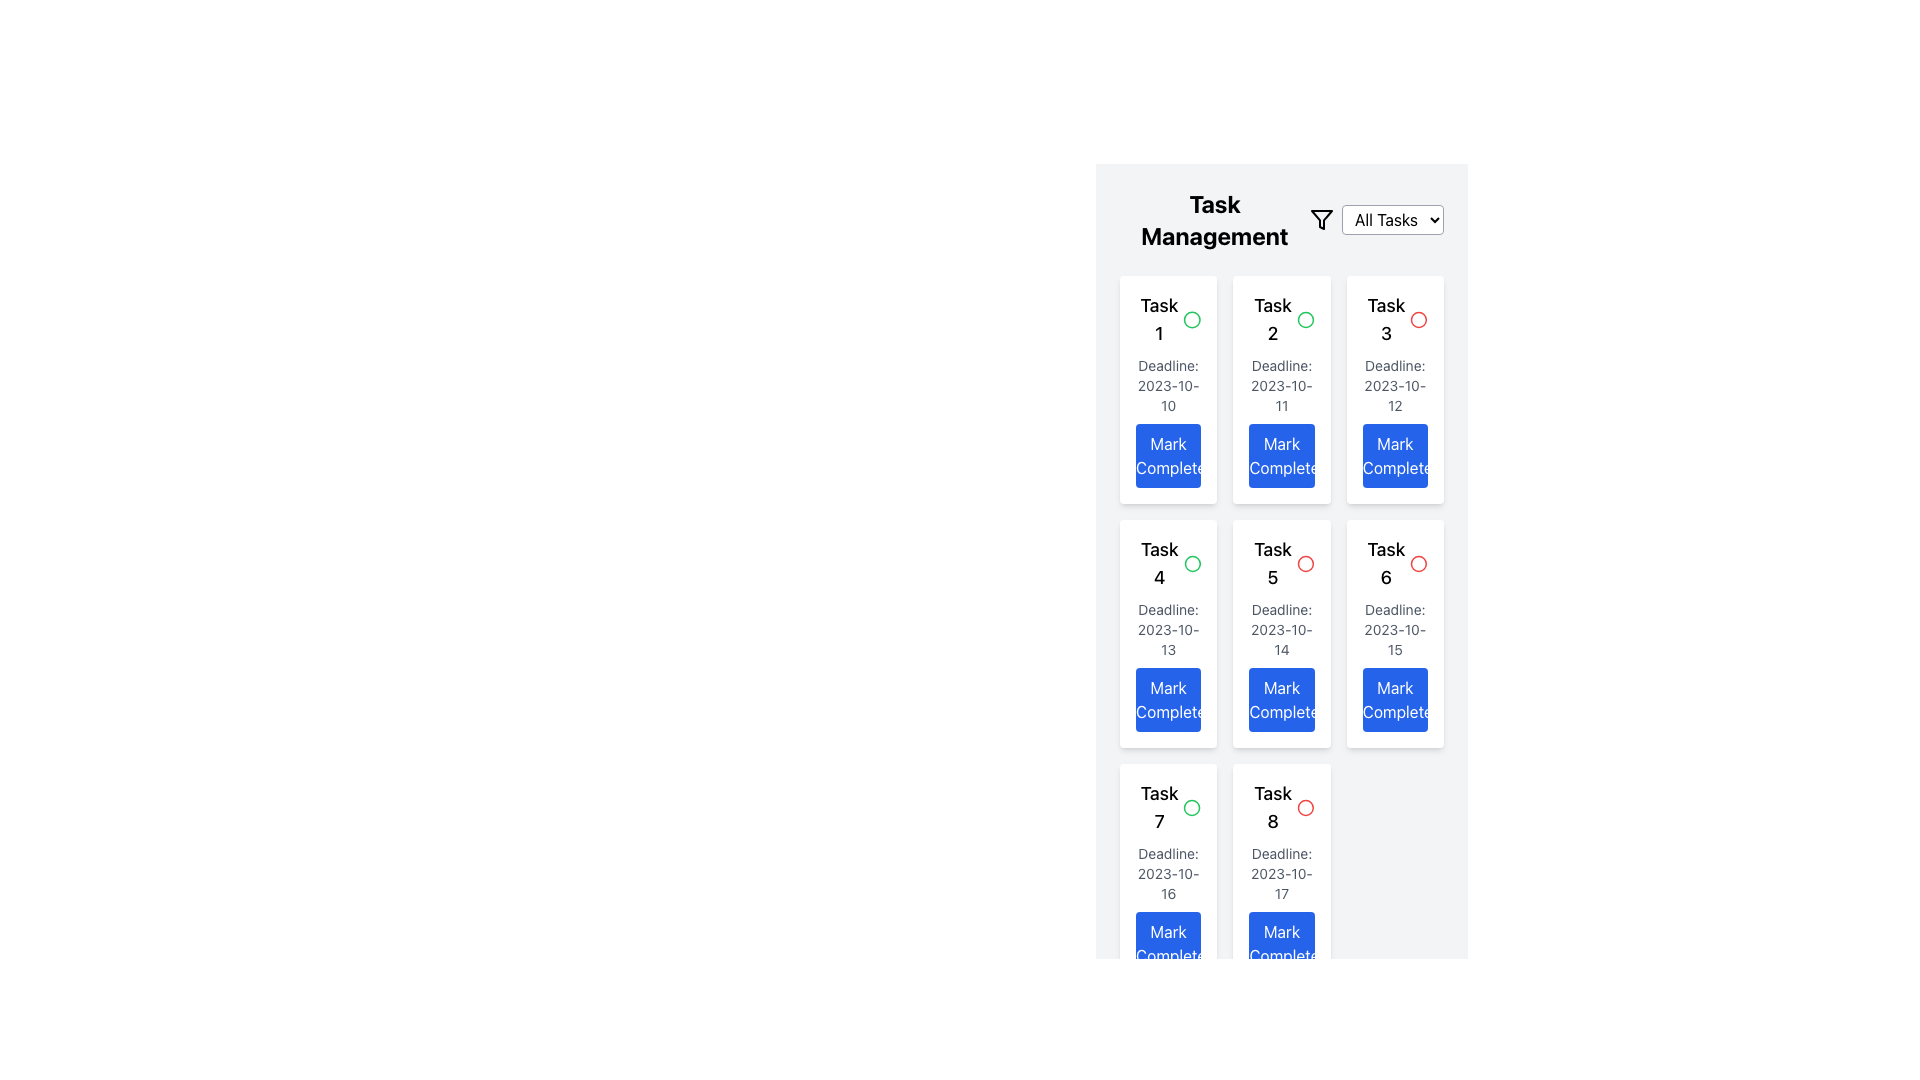  Describe the element at coordinates (1271, 319) in the screenshot. I see `the text label displaying the title or identifier of a task, located at the top of the card in the second column of the first row of the task grid layout` at that location.